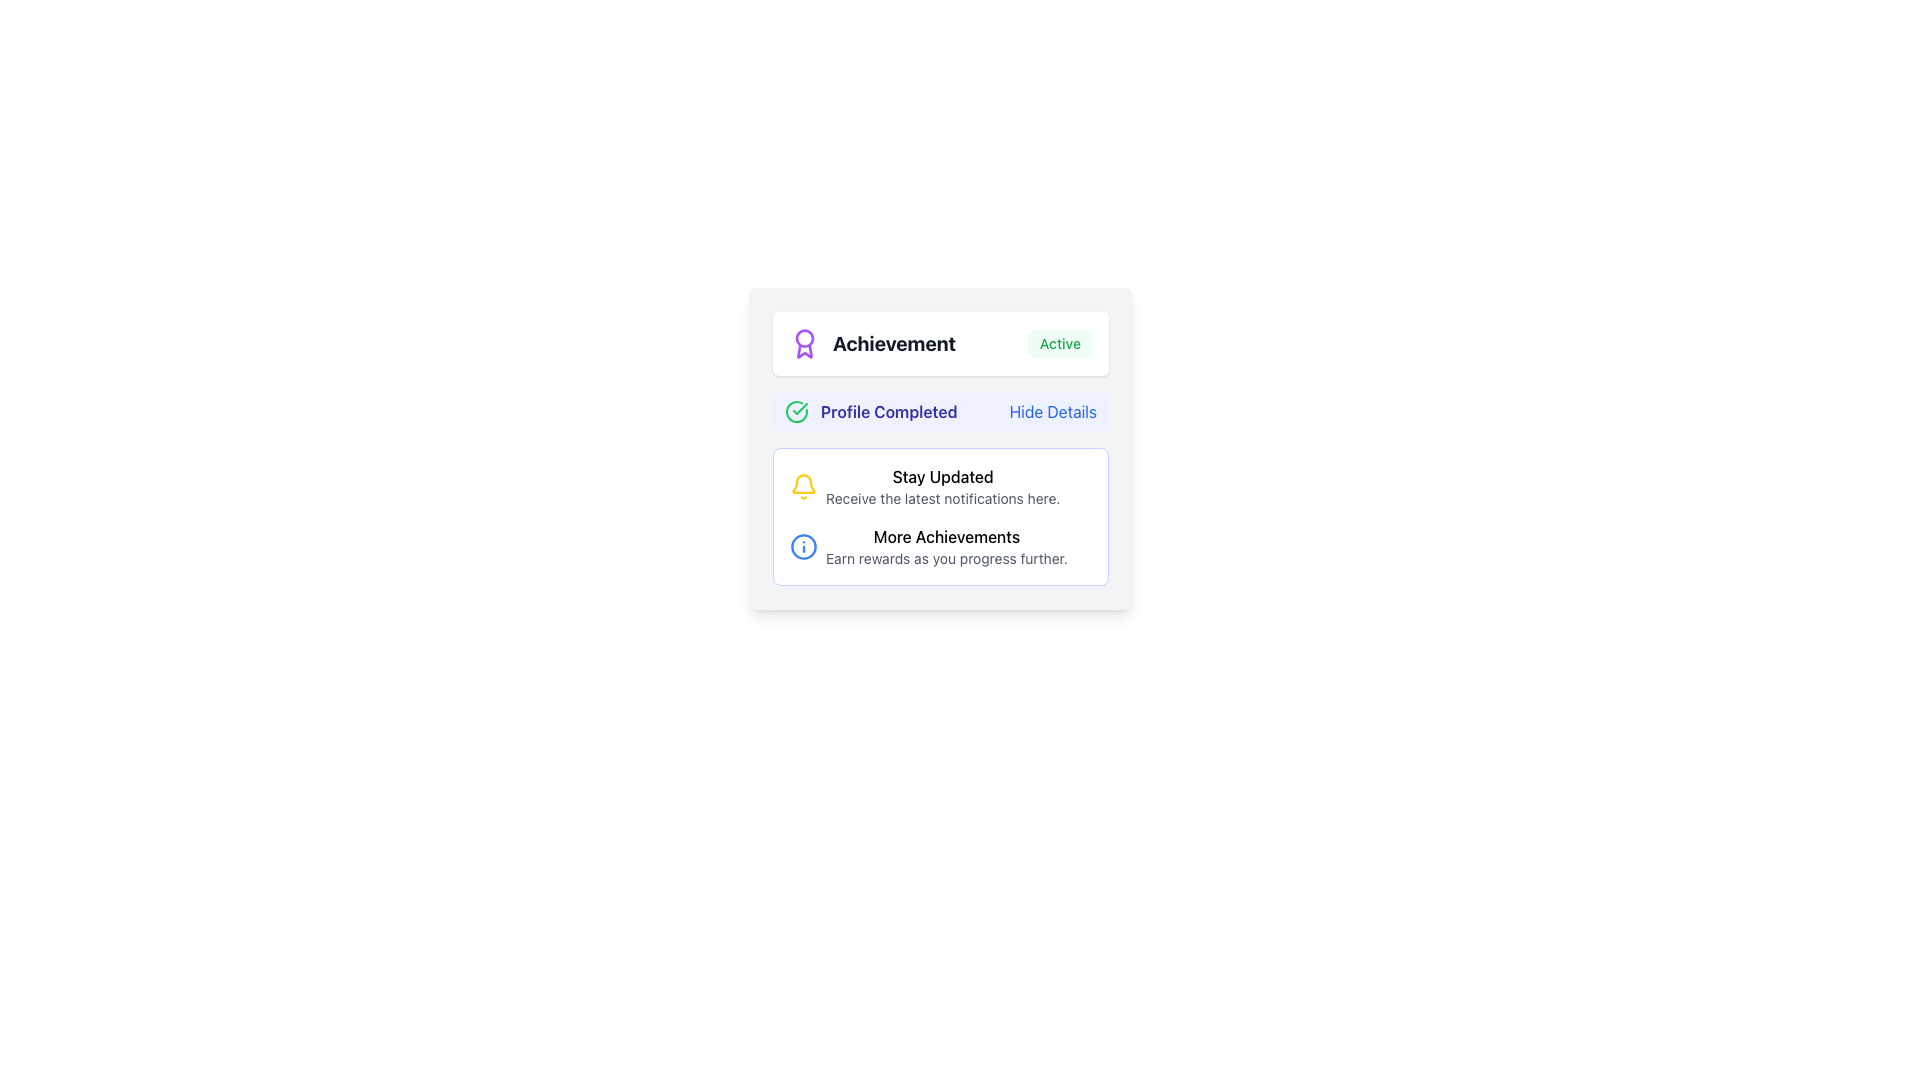 Image resolution: width=1920 pixels, height=1080 pixels. Describe the element at coordinates (942, 486) in the screenshot. I see `the Text block titled 'Stay Updated' which includes the description 'Receive the latest notifications here.'` at that location.